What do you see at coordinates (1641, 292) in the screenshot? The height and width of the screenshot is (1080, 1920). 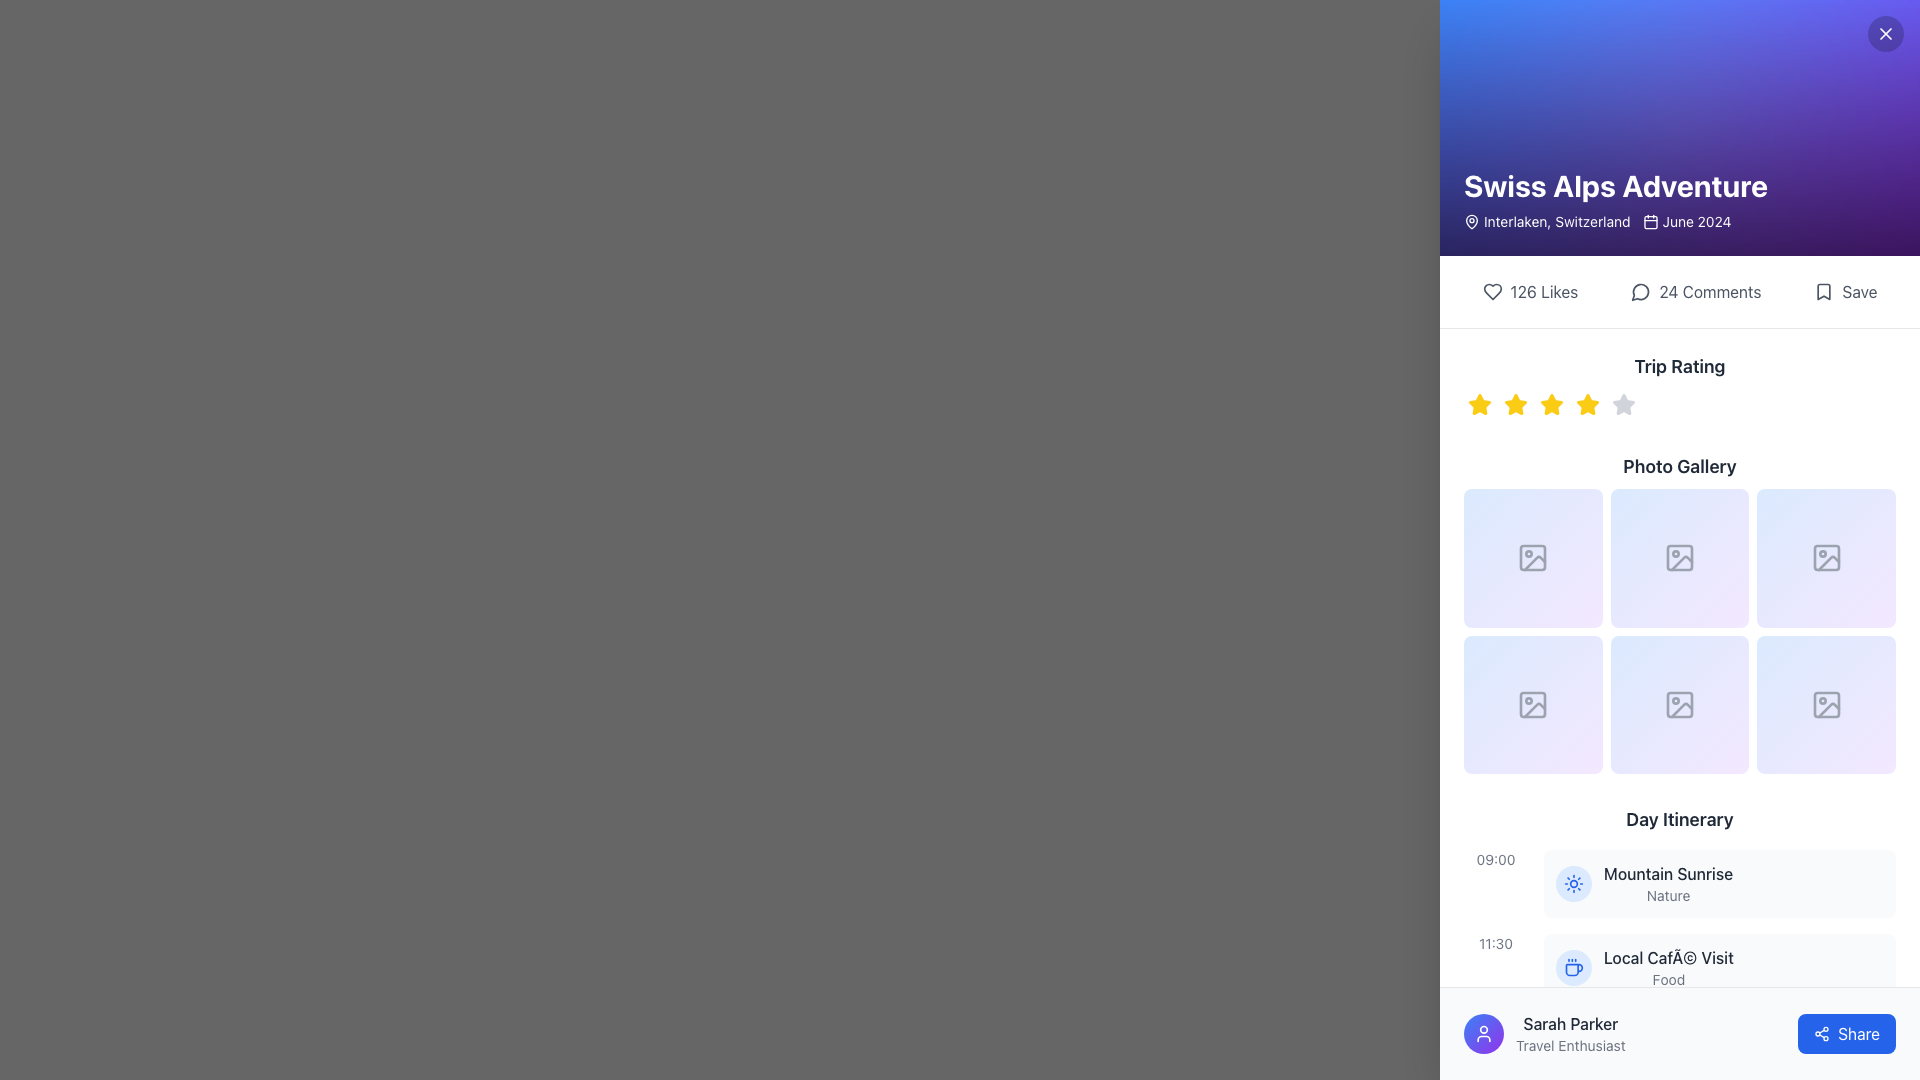 I see `the compact circular chat bubble icon located to the left of the '24 Comments' text` at bounding box center [1641, 292].